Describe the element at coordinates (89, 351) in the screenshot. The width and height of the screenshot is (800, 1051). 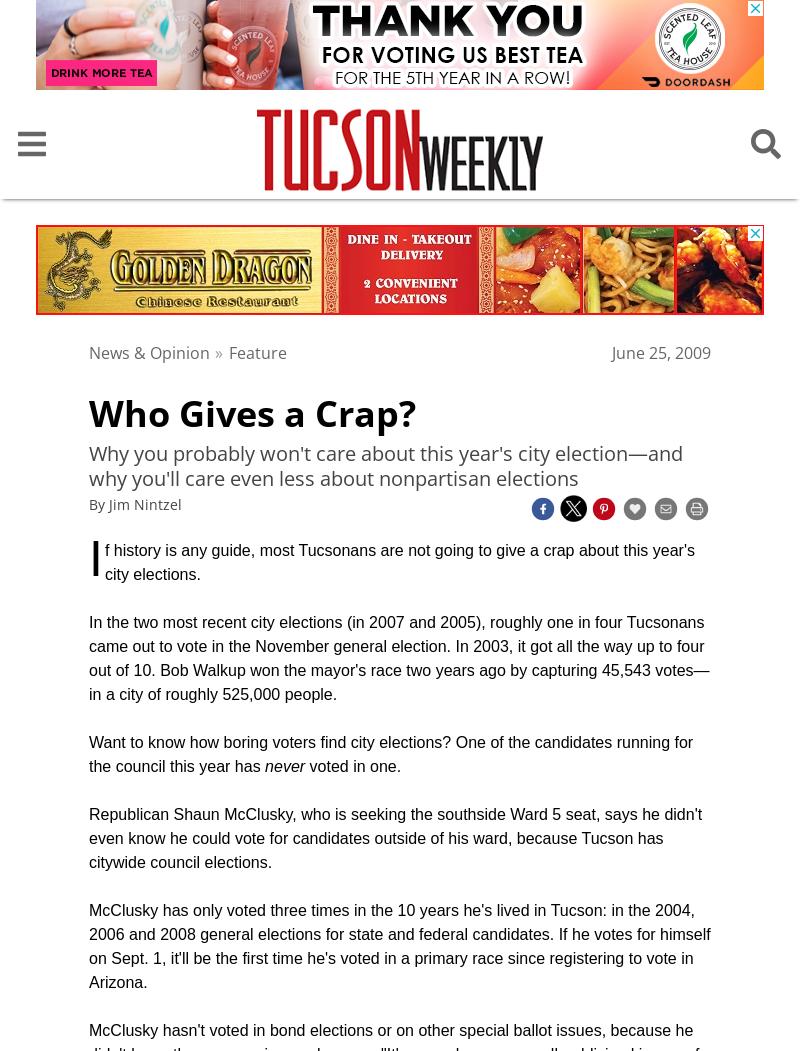
I see `'News & Opinion'` at that location.